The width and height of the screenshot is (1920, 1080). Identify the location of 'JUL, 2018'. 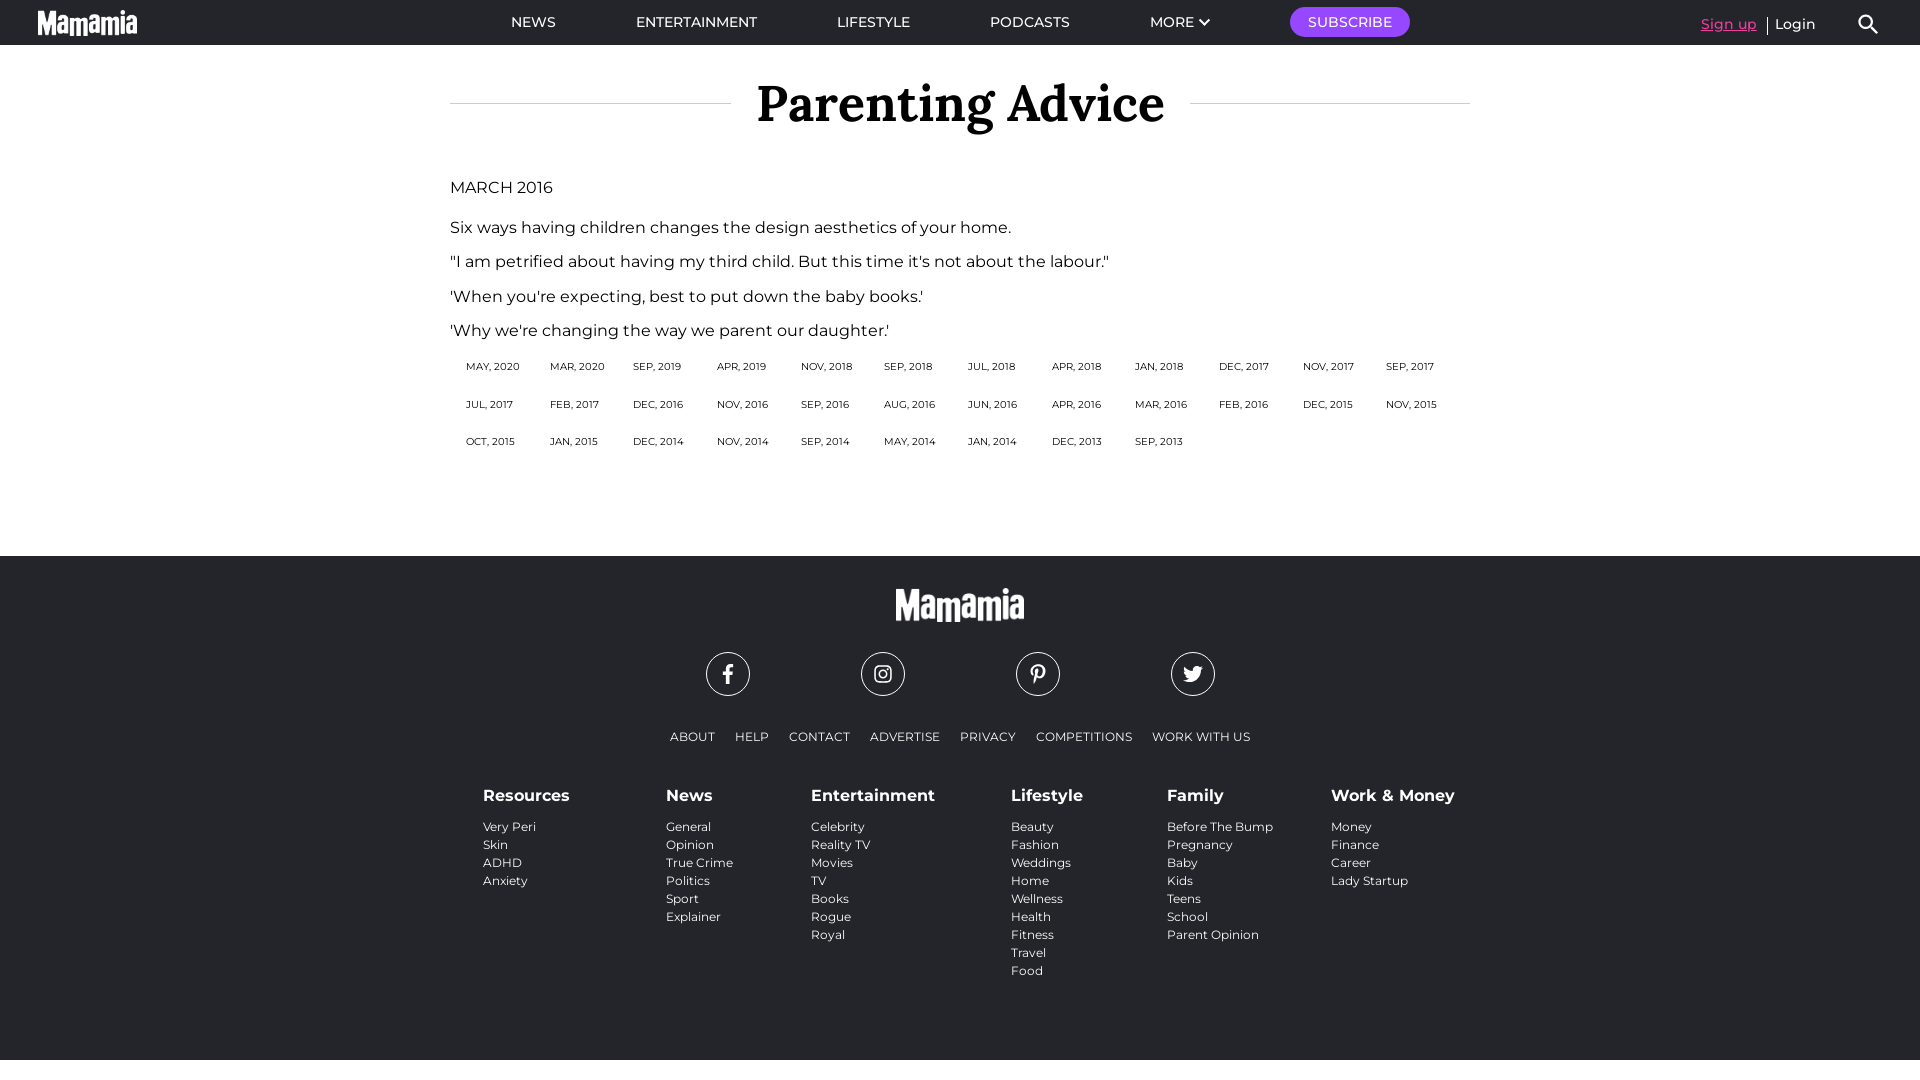
(991, 366).